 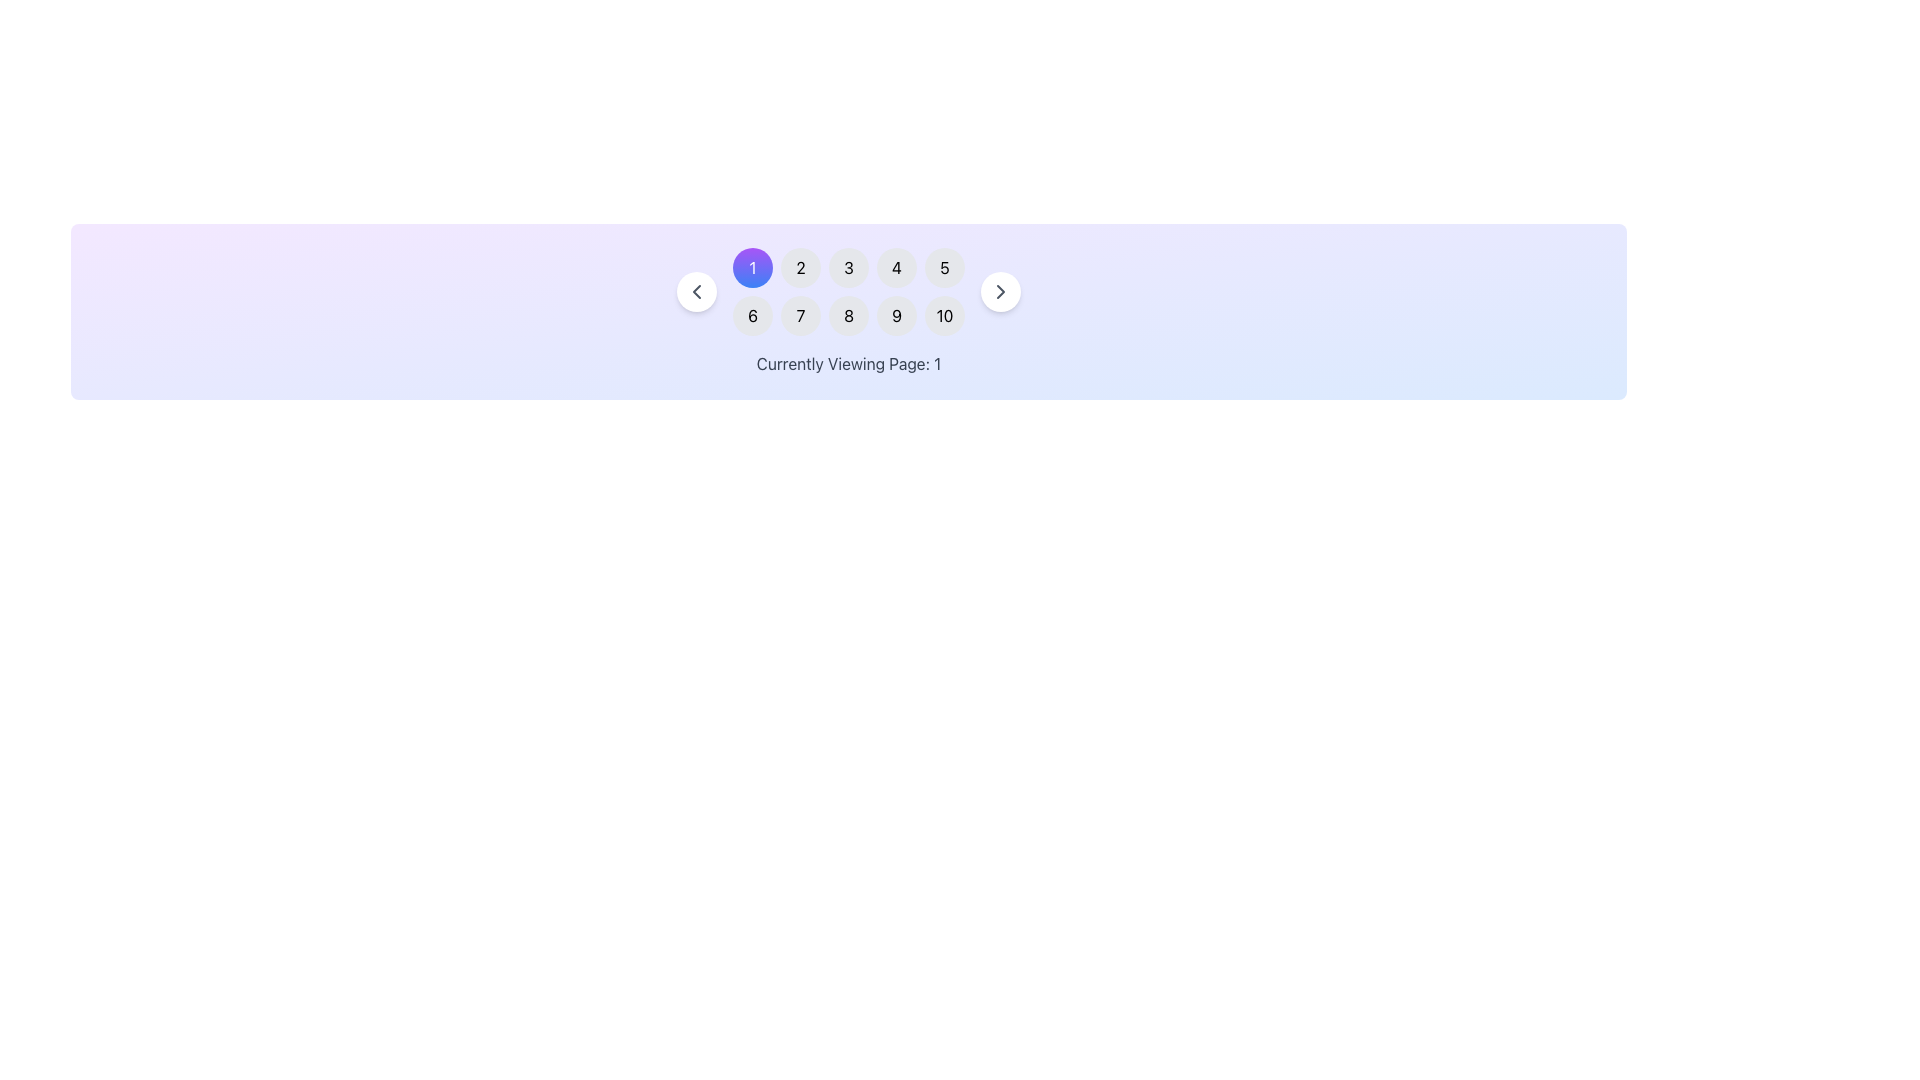 What do you see at coordinates (896, 266) in the screenshot?
I see `the circular button labeled '4' with a light gray background to interact` at bounding box center [896, 266].